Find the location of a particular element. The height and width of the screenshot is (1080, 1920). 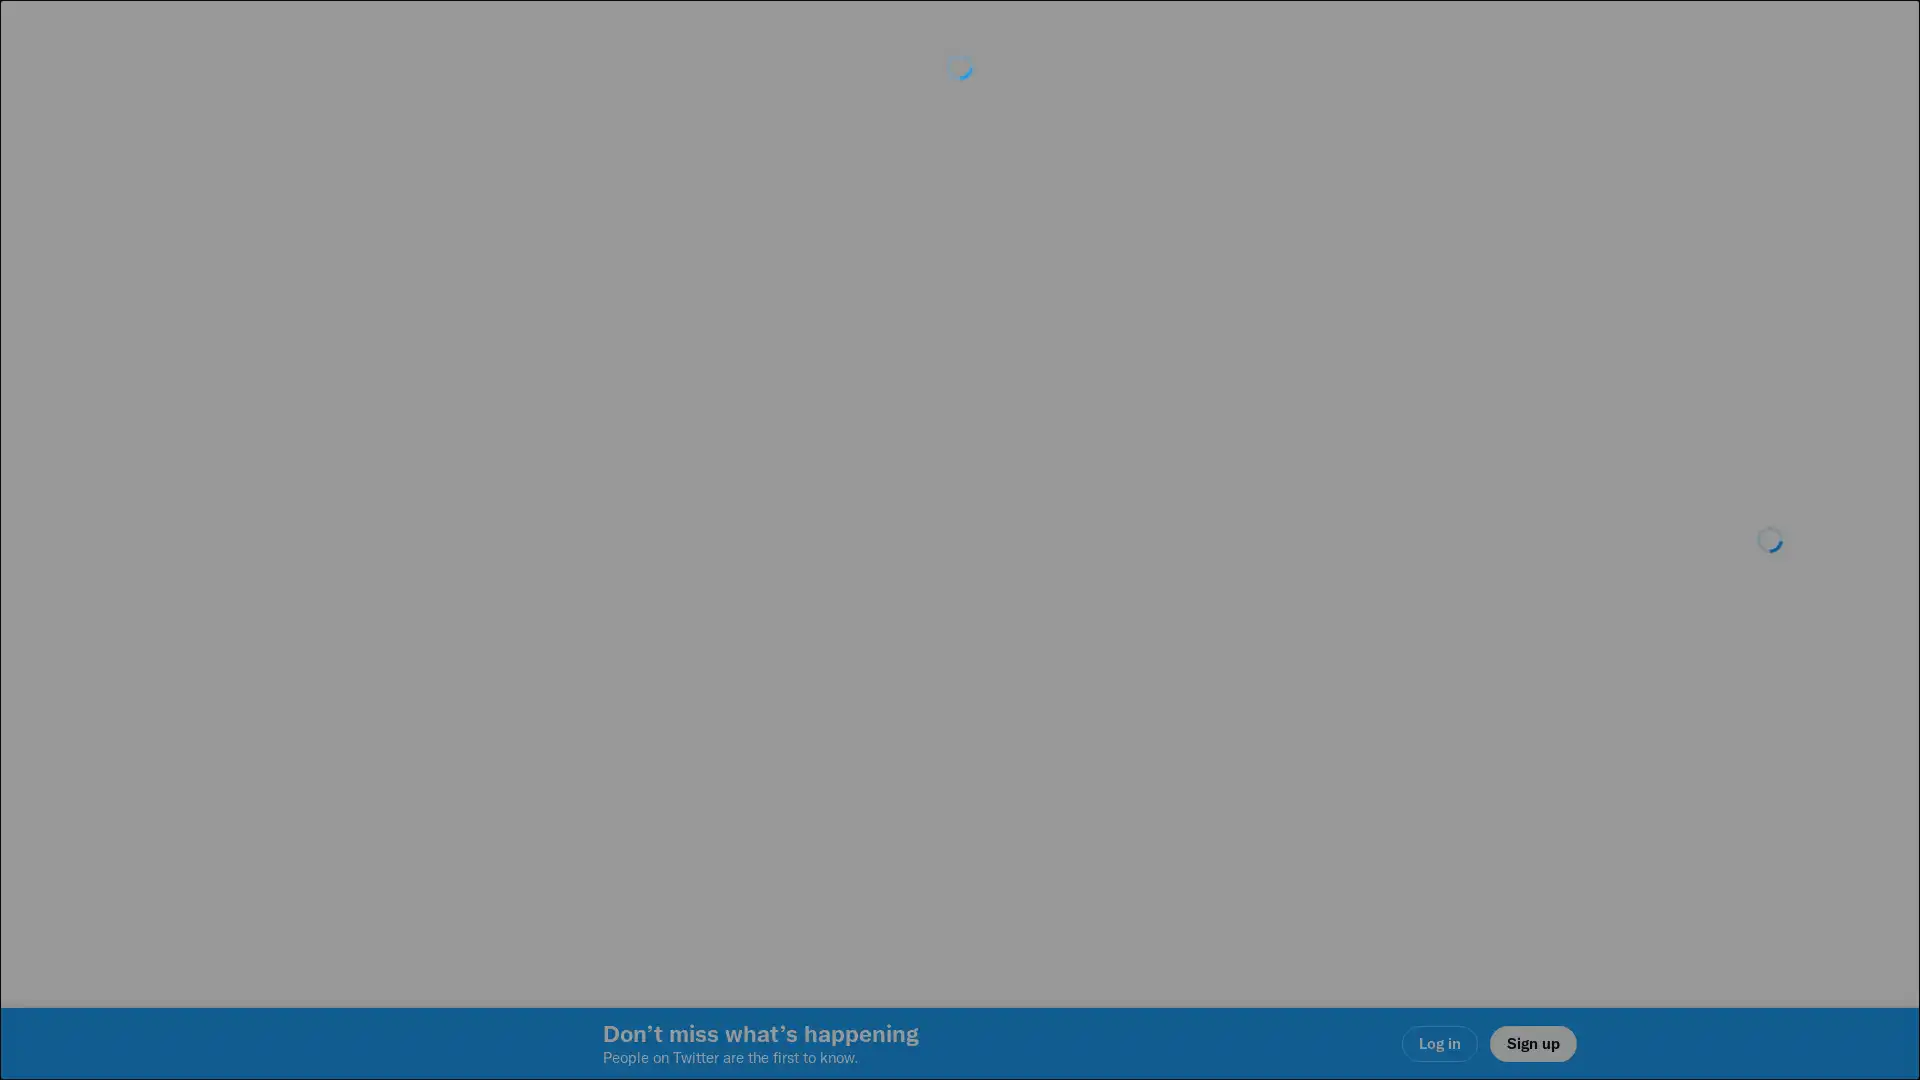

Log in is located at coordinates (1200, 681).